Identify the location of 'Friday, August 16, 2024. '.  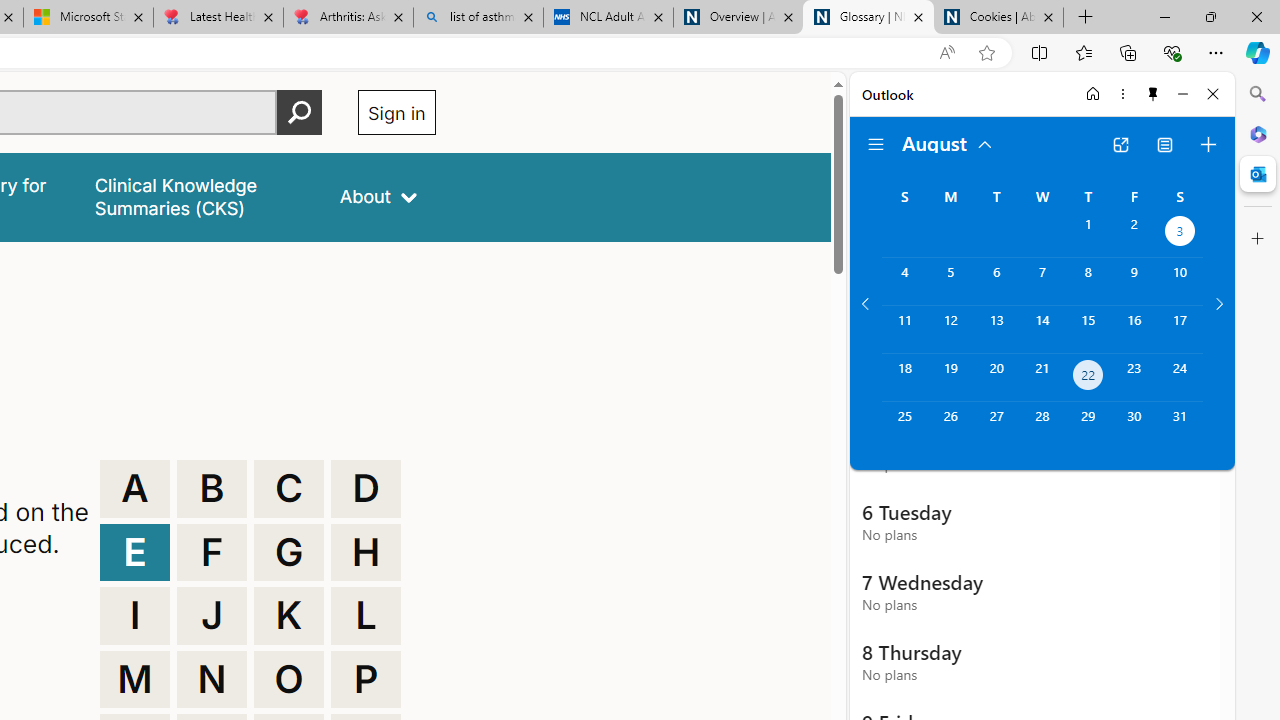
(1134, 328).